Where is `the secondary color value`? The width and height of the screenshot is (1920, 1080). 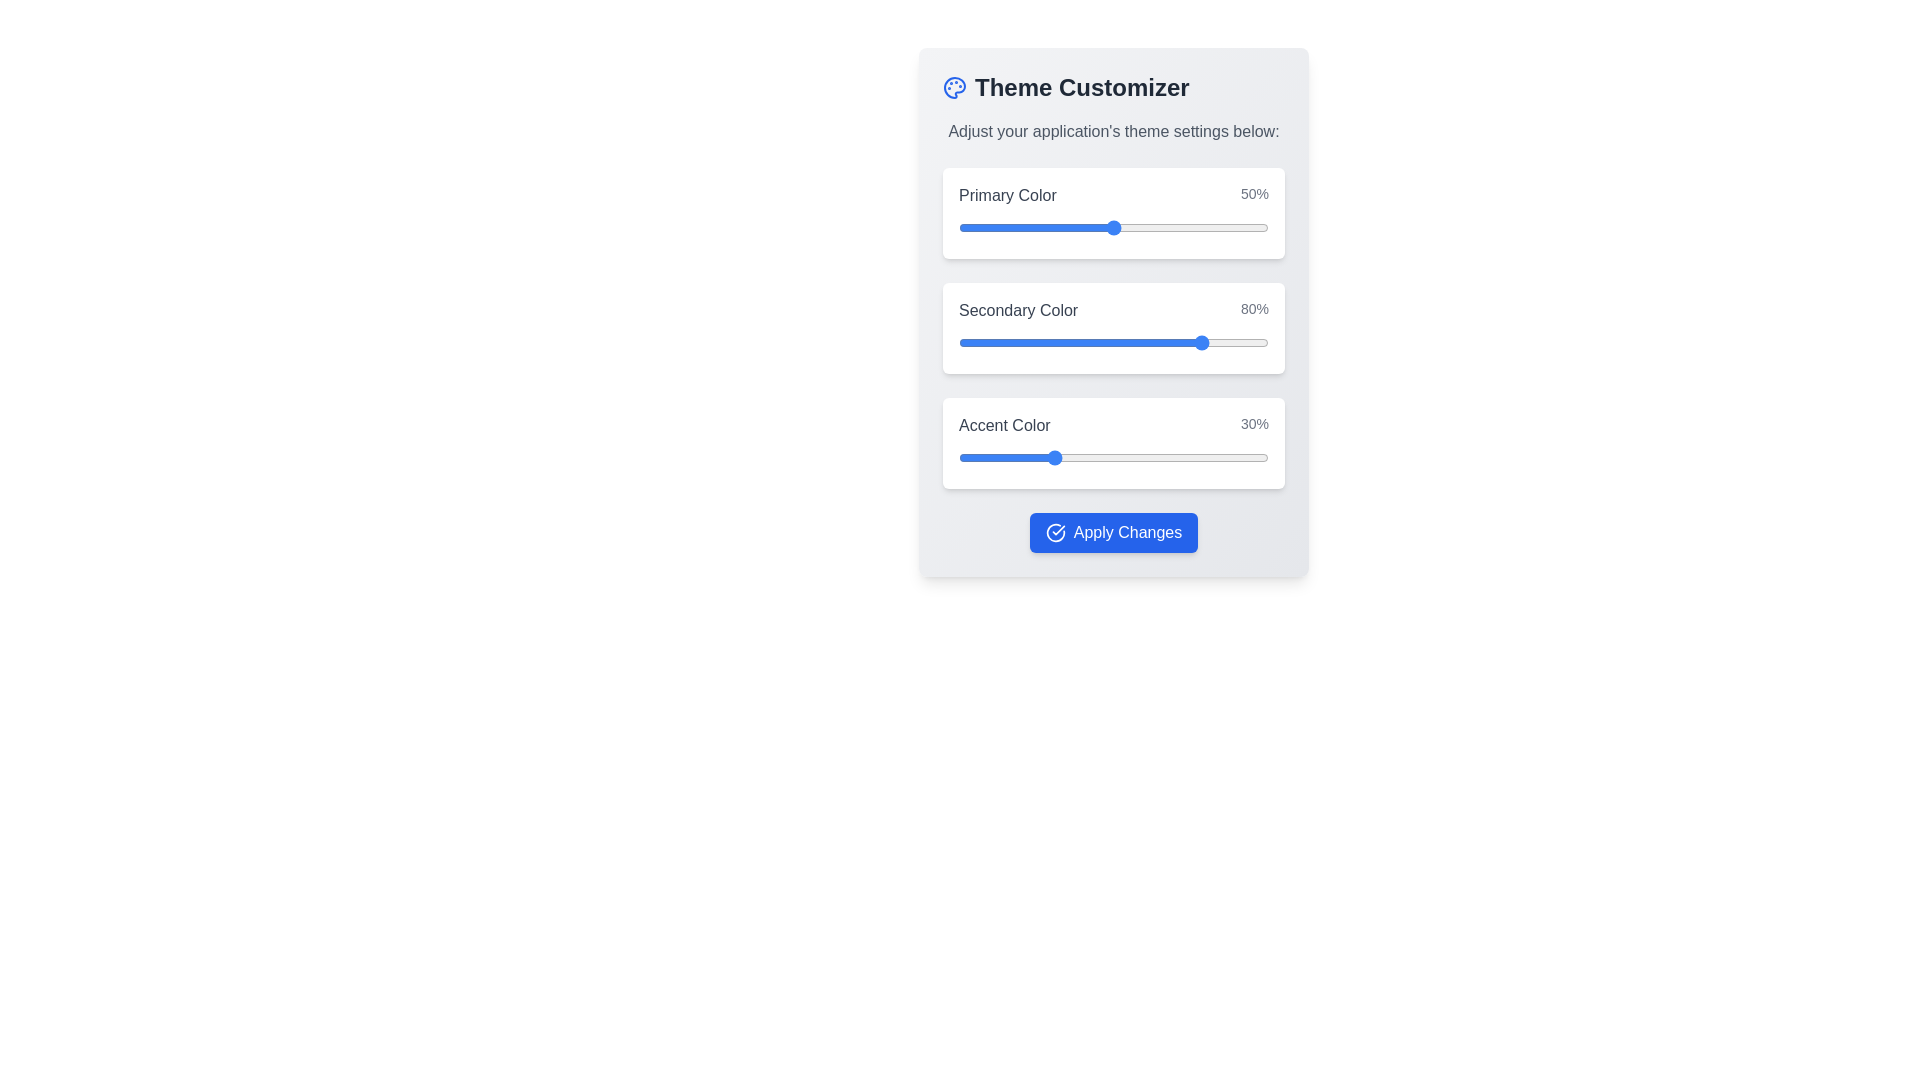 the secondary color value is located at coordinates (971, 342).